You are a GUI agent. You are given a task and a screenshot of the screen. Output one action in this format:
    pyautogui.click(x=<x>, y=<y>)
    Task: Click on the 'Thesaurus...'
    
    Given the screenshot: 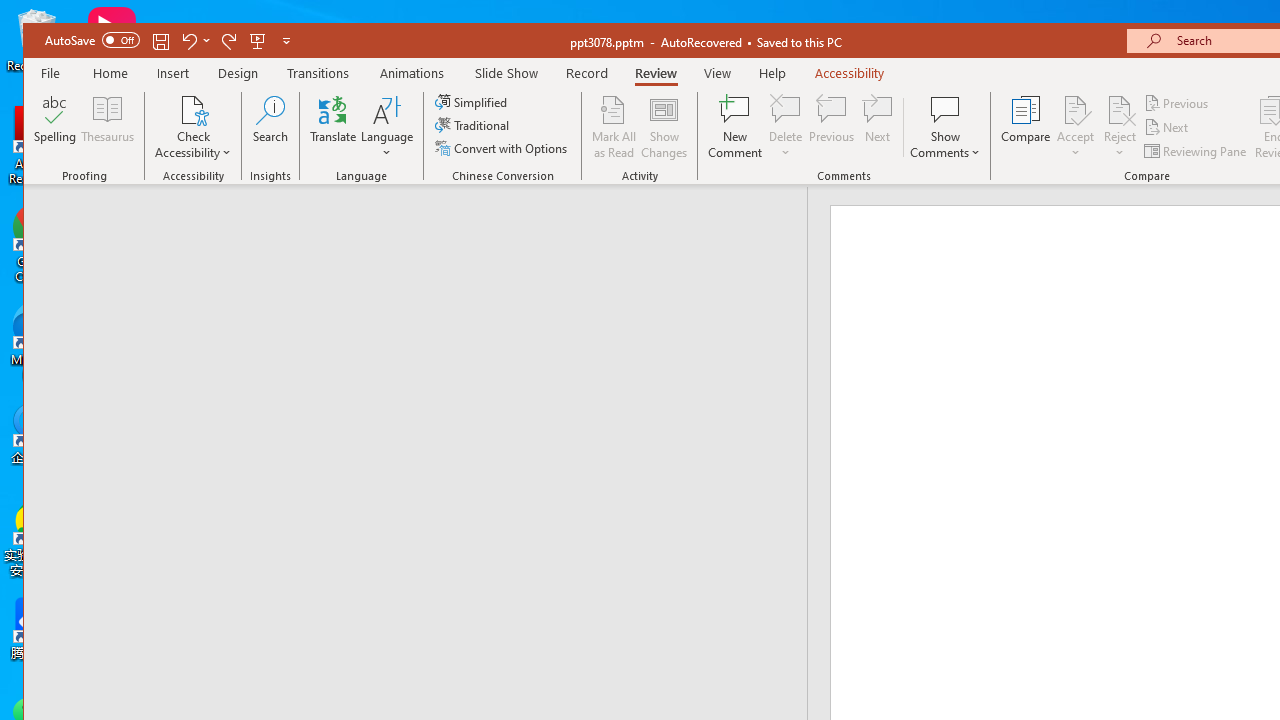 What is the action you would take?
    pyautogui.click(x=107, y=127)
    